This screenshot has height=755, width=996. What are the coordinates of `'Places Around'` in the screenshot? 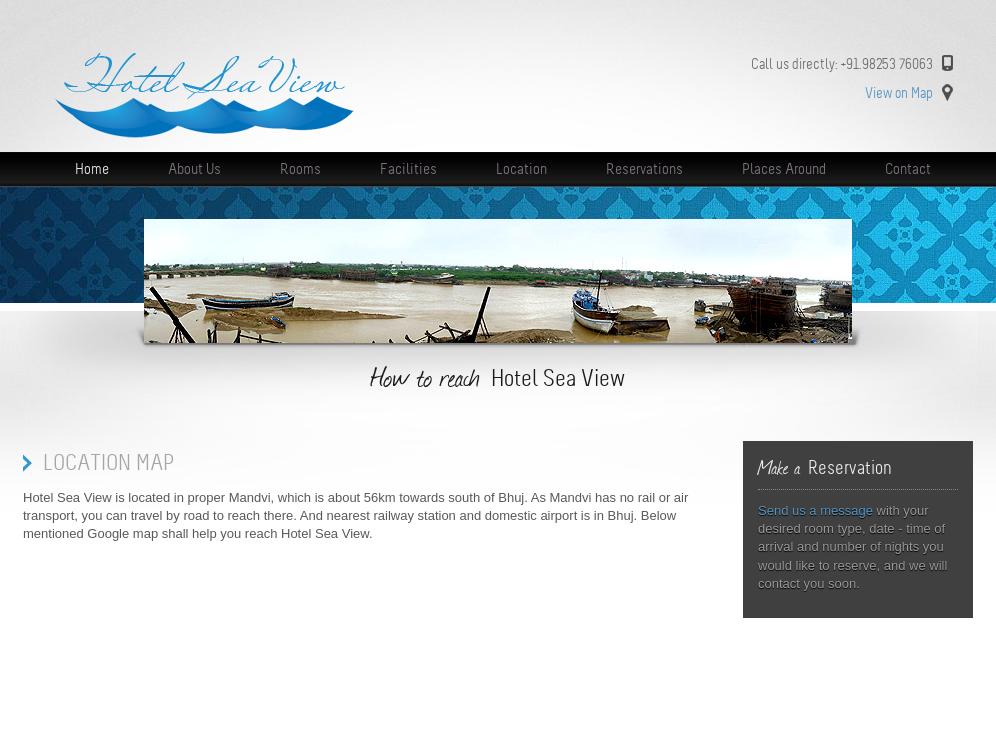 It's located at (783, 168).